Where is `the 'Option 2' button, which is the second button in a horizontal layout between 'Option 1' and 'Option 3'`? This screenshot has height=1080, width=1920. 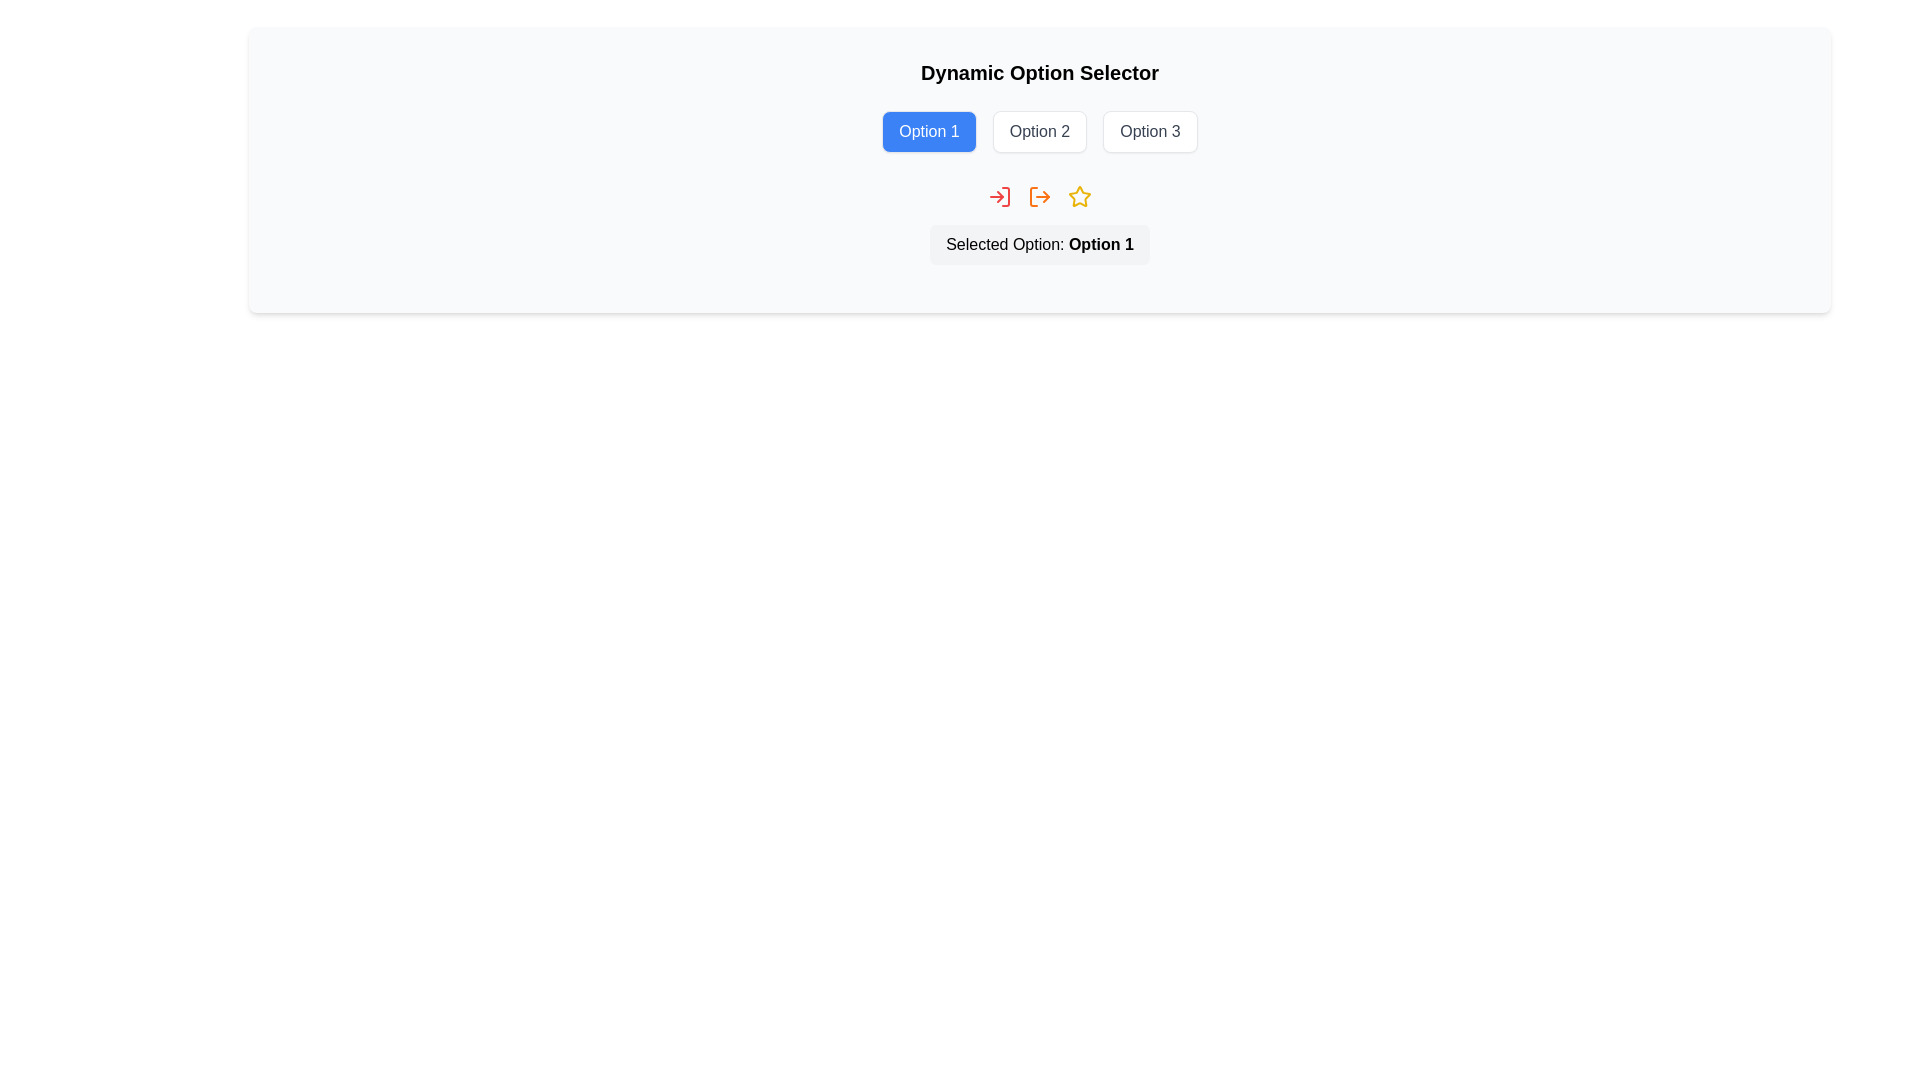
the 'Option 2' button, which is the second button in a horizontal layout between 'Option 1' and 'Option 3' is located at coordinates (1040, 131).